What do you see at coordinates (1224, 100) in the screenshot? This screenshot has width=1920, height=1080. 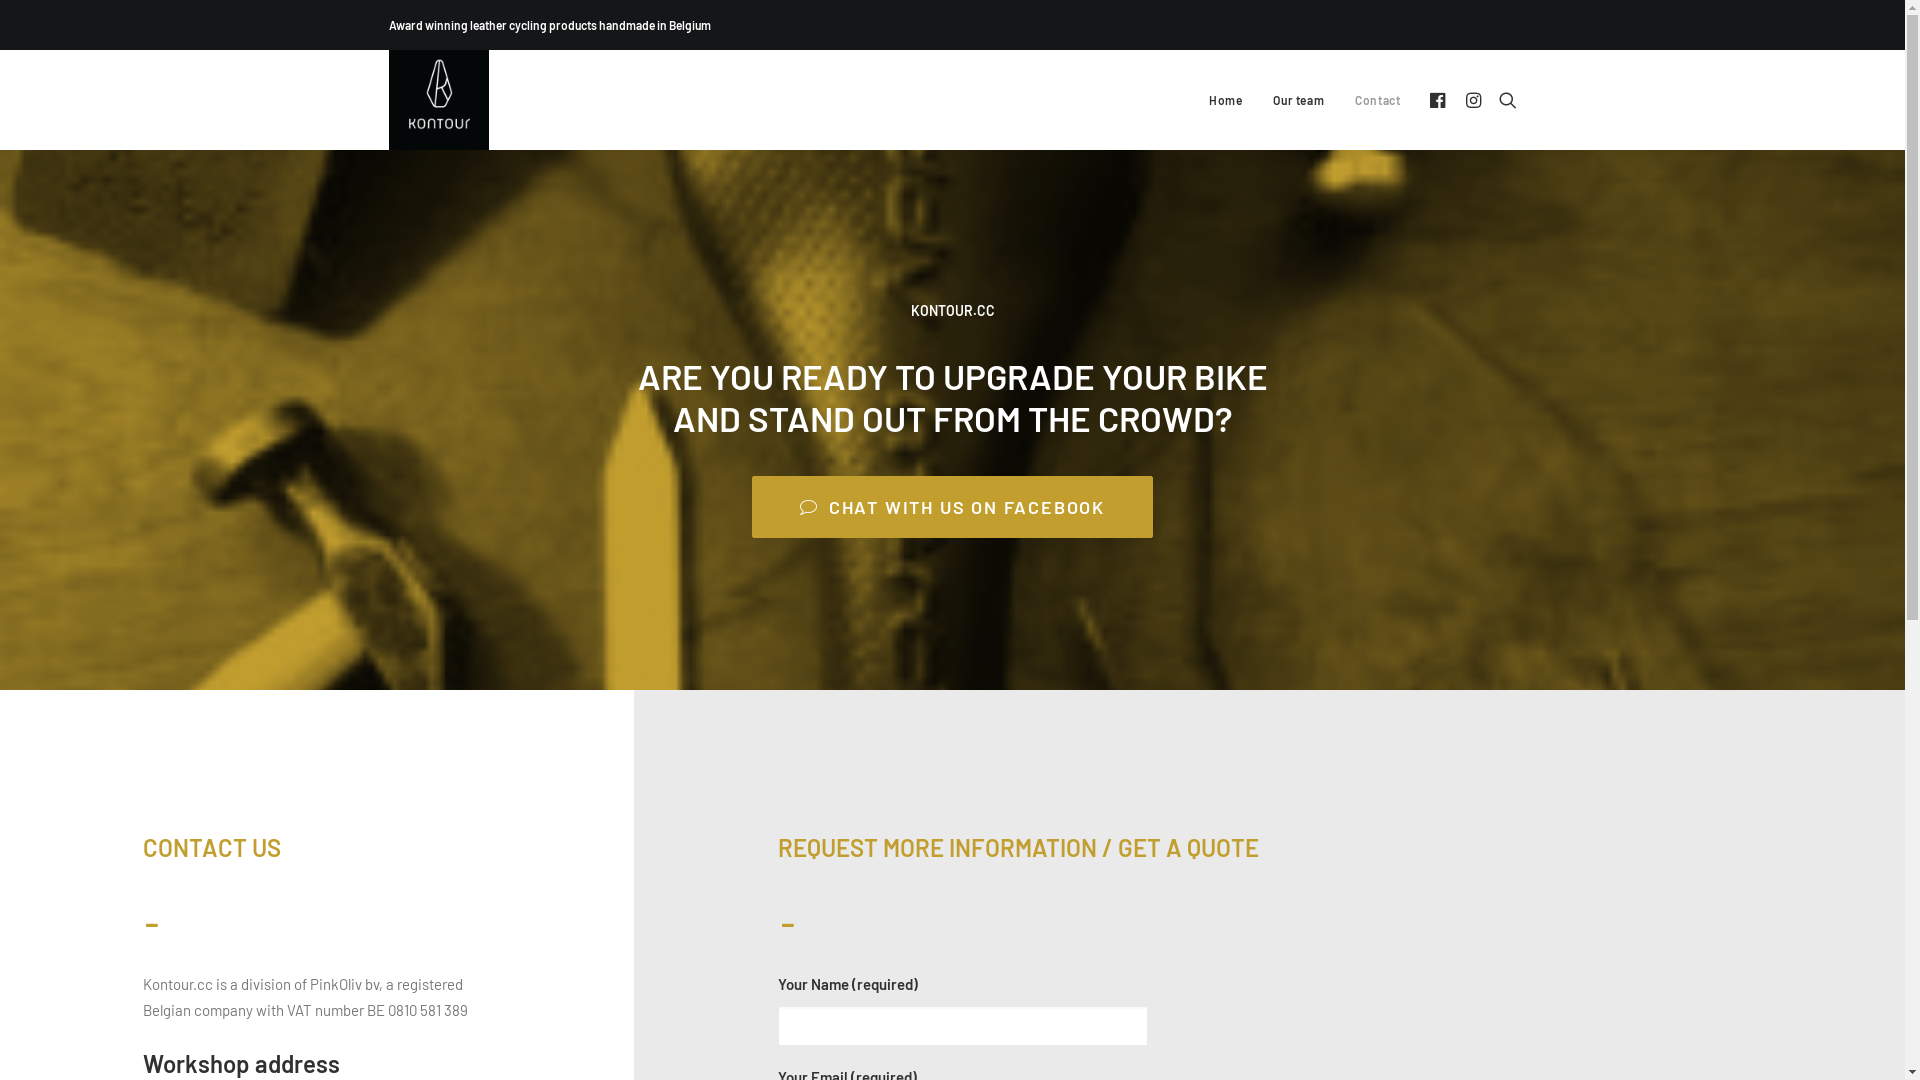 I see `'Home'` at bounding box center [1224, 100].